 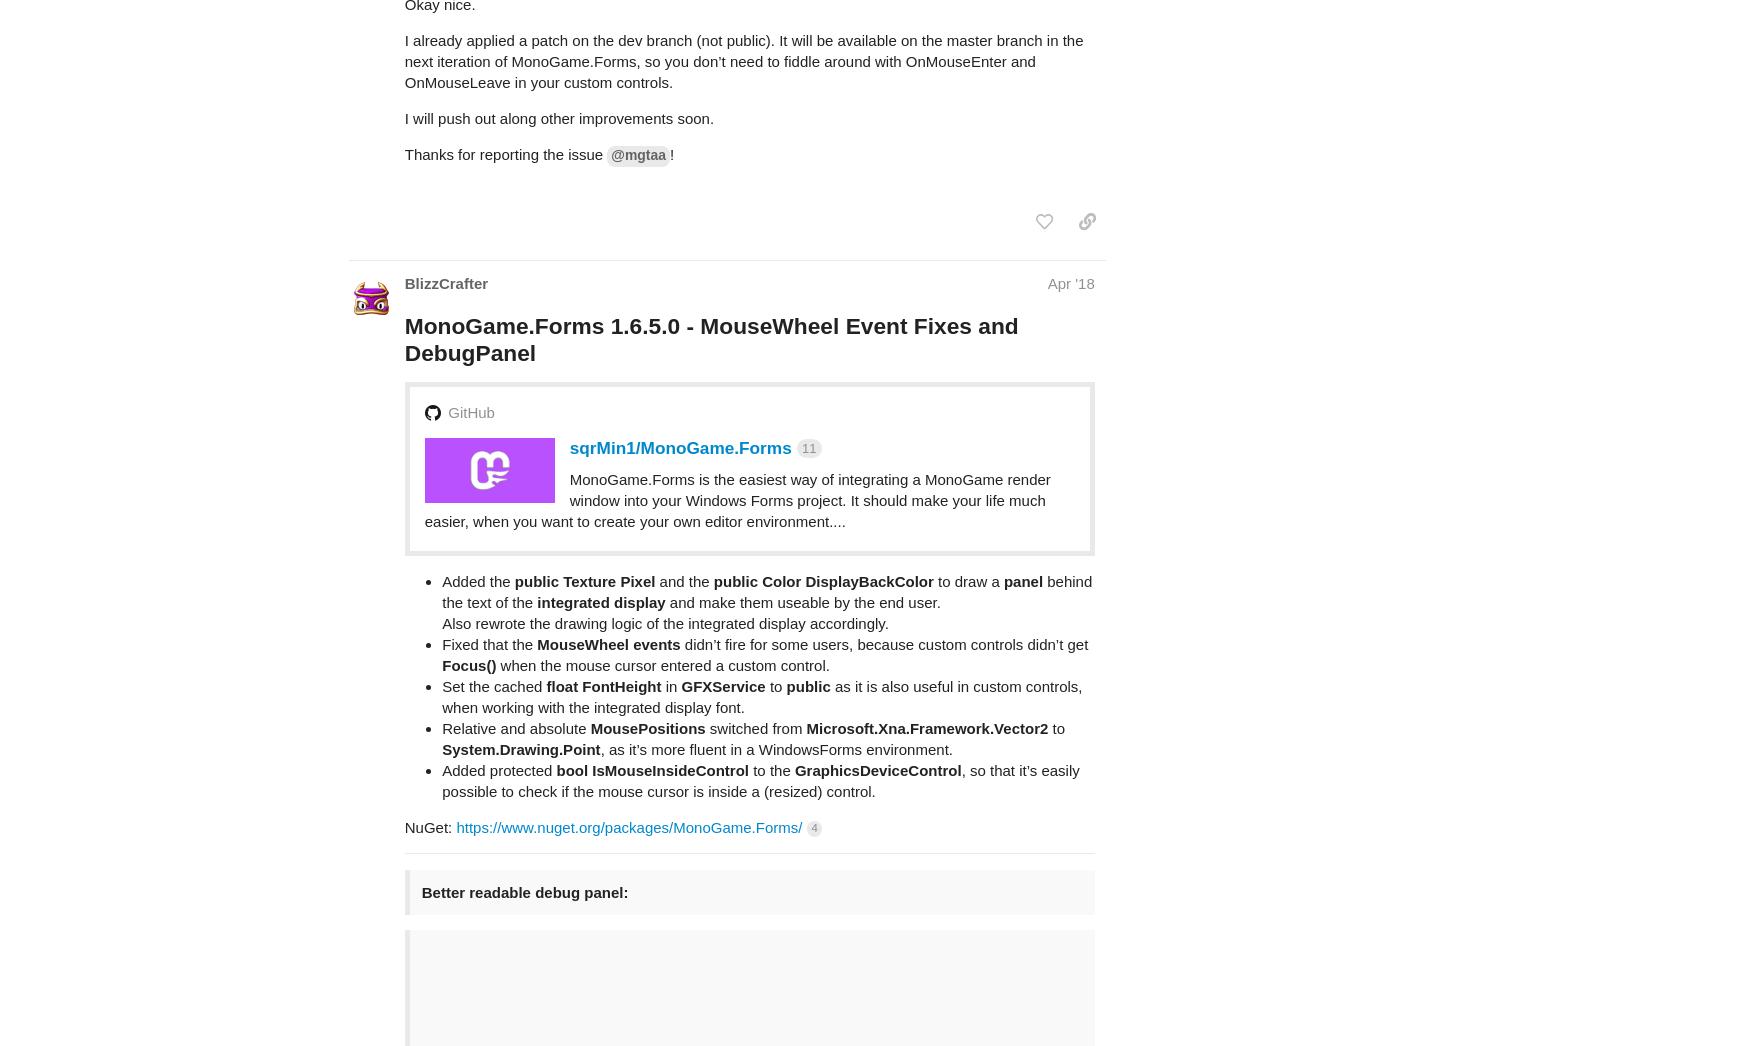 I want to click on '4', so click(x=812, y=748).